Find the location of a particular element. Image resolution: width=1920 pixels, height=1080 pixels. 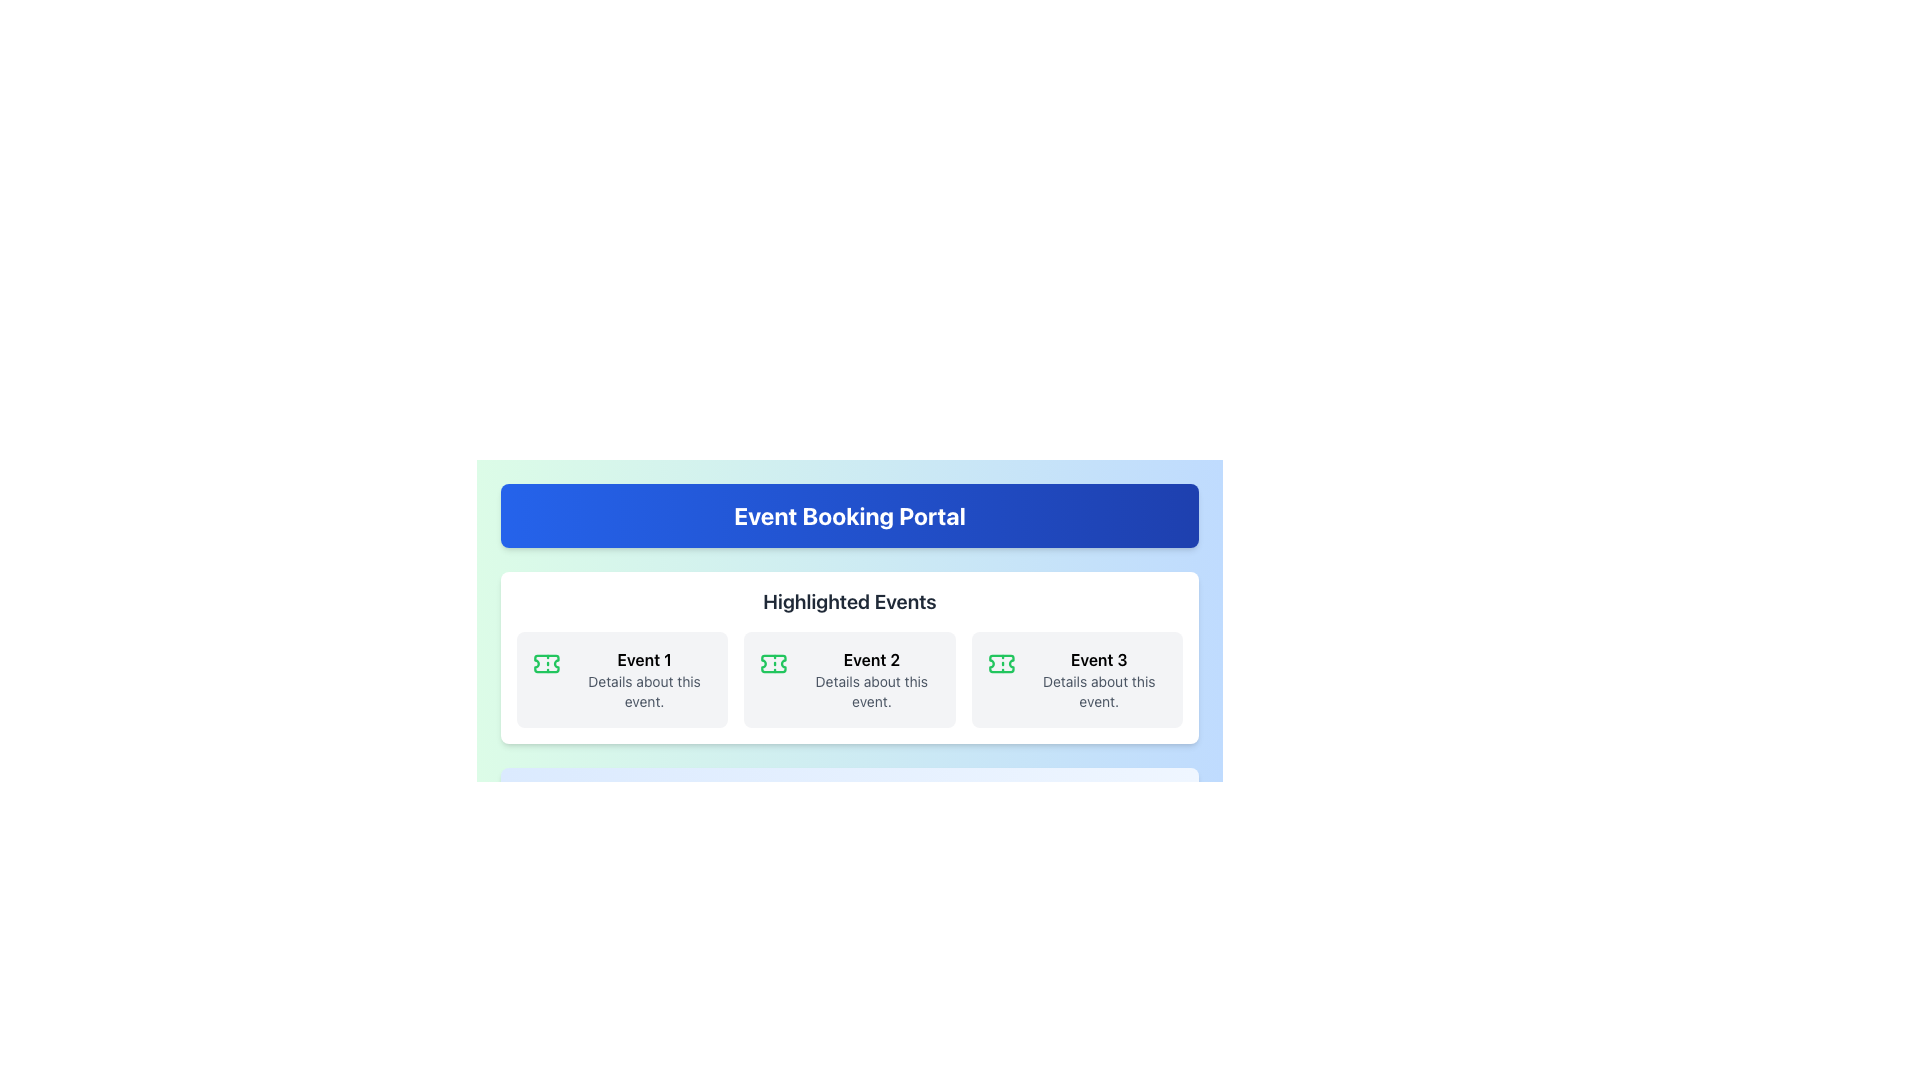

the 'Highlighted Events' text element, which is prominently displayed in bold and larger font within the upper portion of the 'Highlighted Events' card is located at coordinates (849, 600).